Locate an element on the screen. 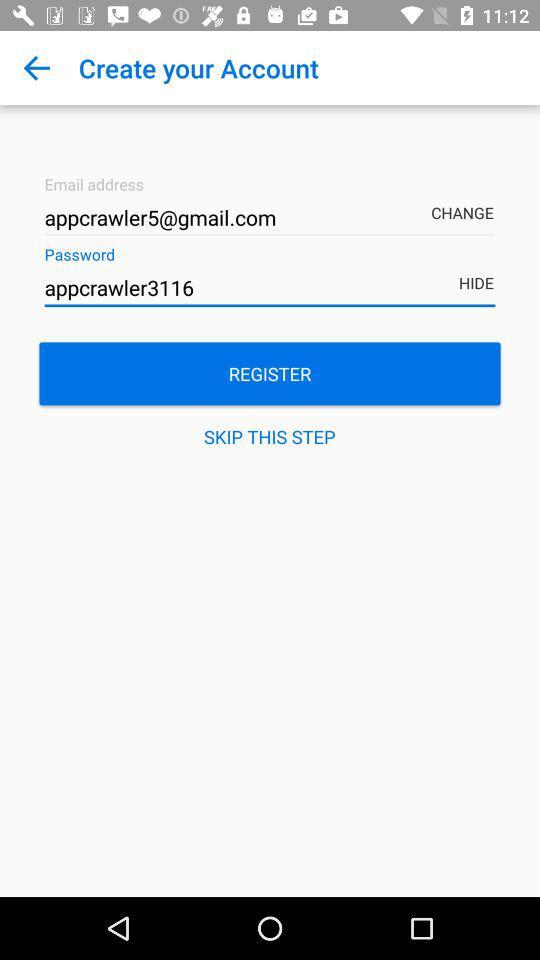 This screenshot has height=960, width=540. the appcrawler3116 item is located at coordinates (270, 287).